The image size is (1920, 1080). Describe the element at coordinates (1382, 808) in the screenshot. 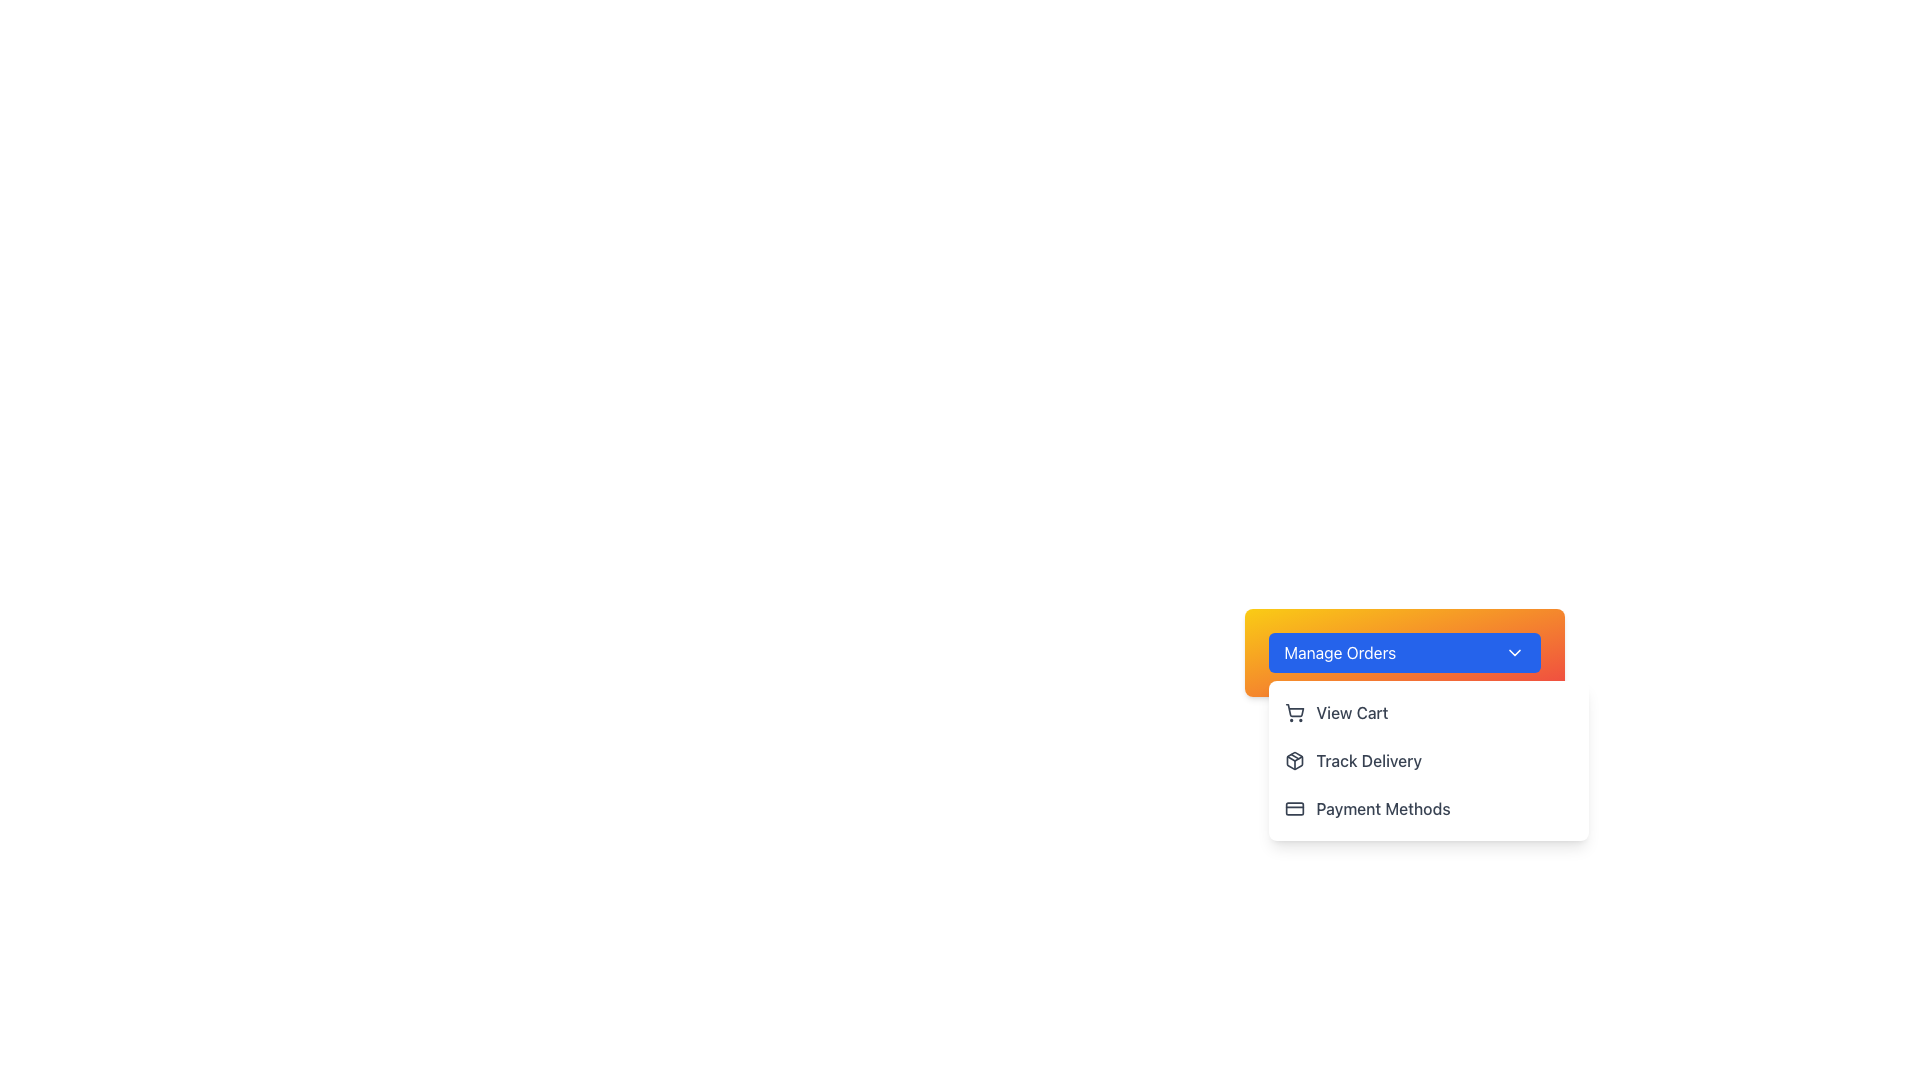

I see `the 'Payment Methods' text label in the dropdown menu under the 'Manage Orders' button` at that location.